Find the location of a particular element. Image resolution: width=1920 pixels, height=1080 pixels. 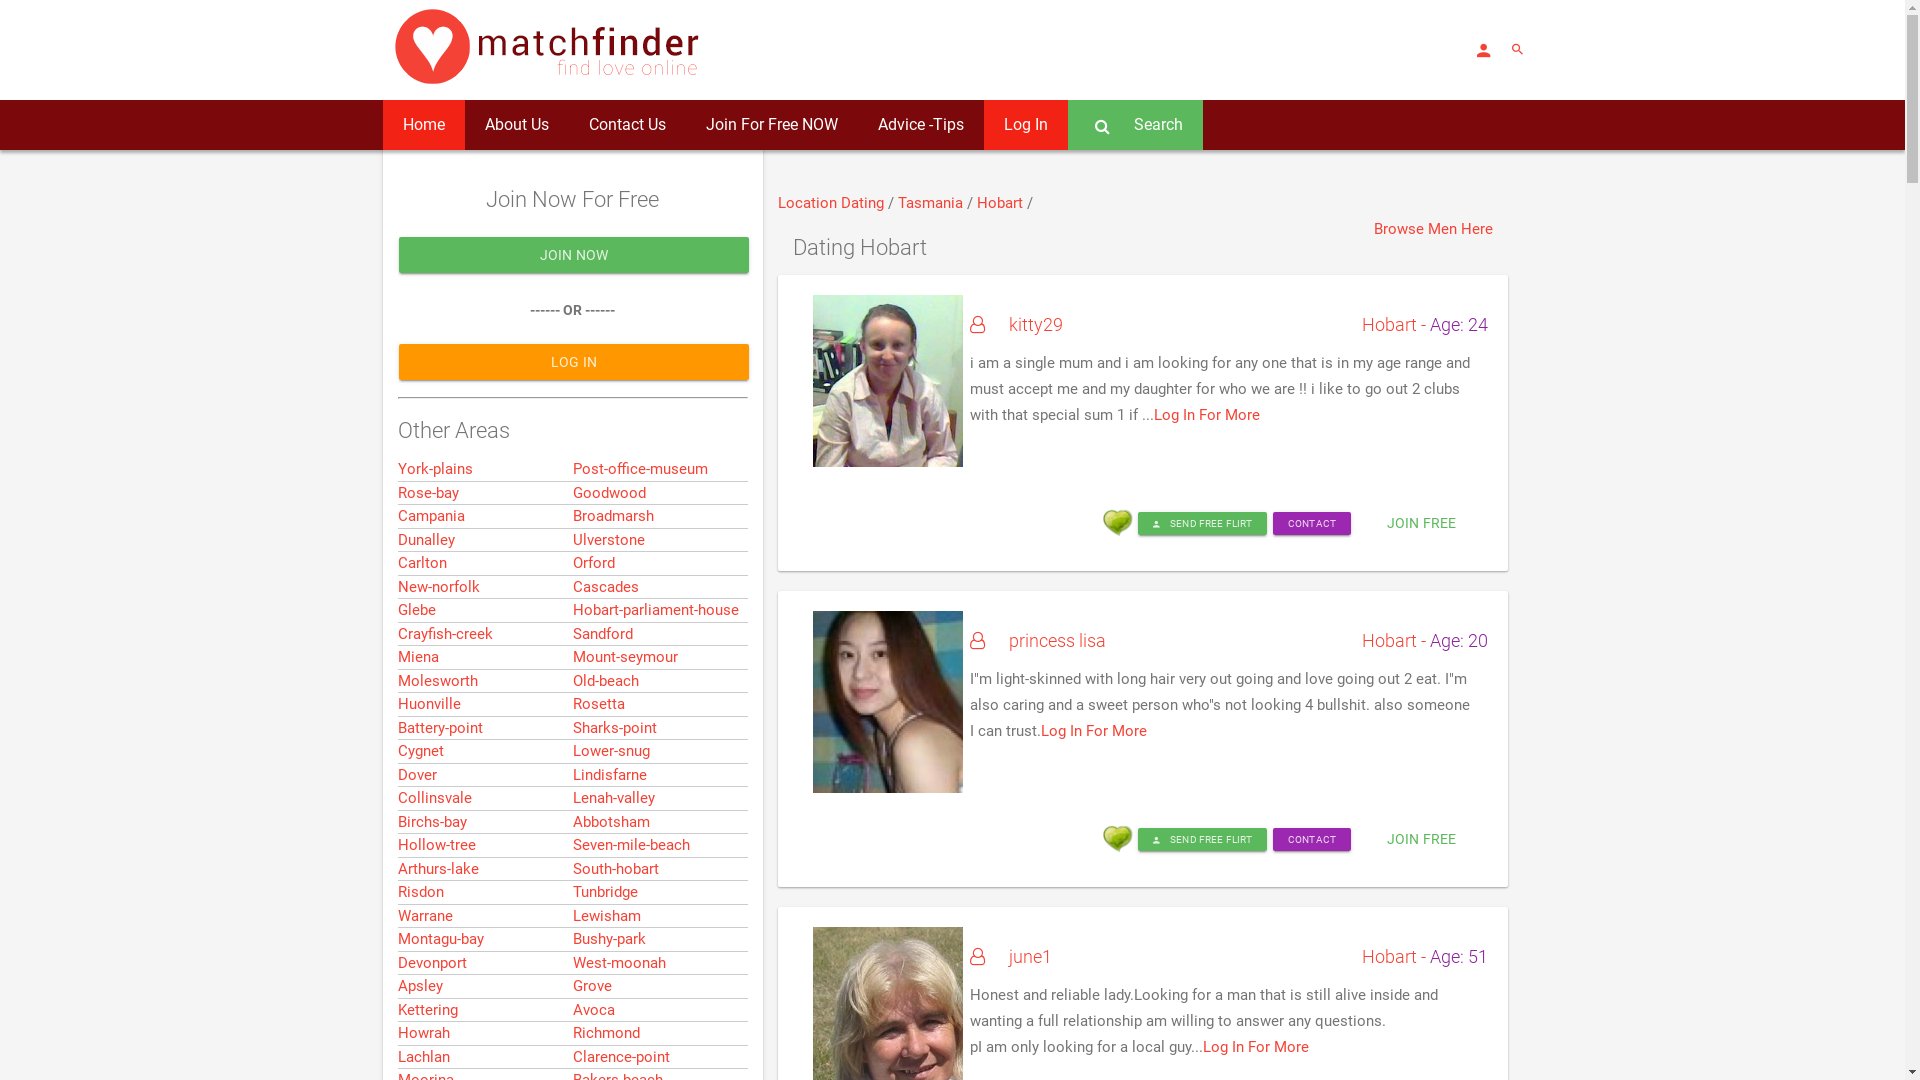

'Howrah' is located at coordinates (422, 1033).